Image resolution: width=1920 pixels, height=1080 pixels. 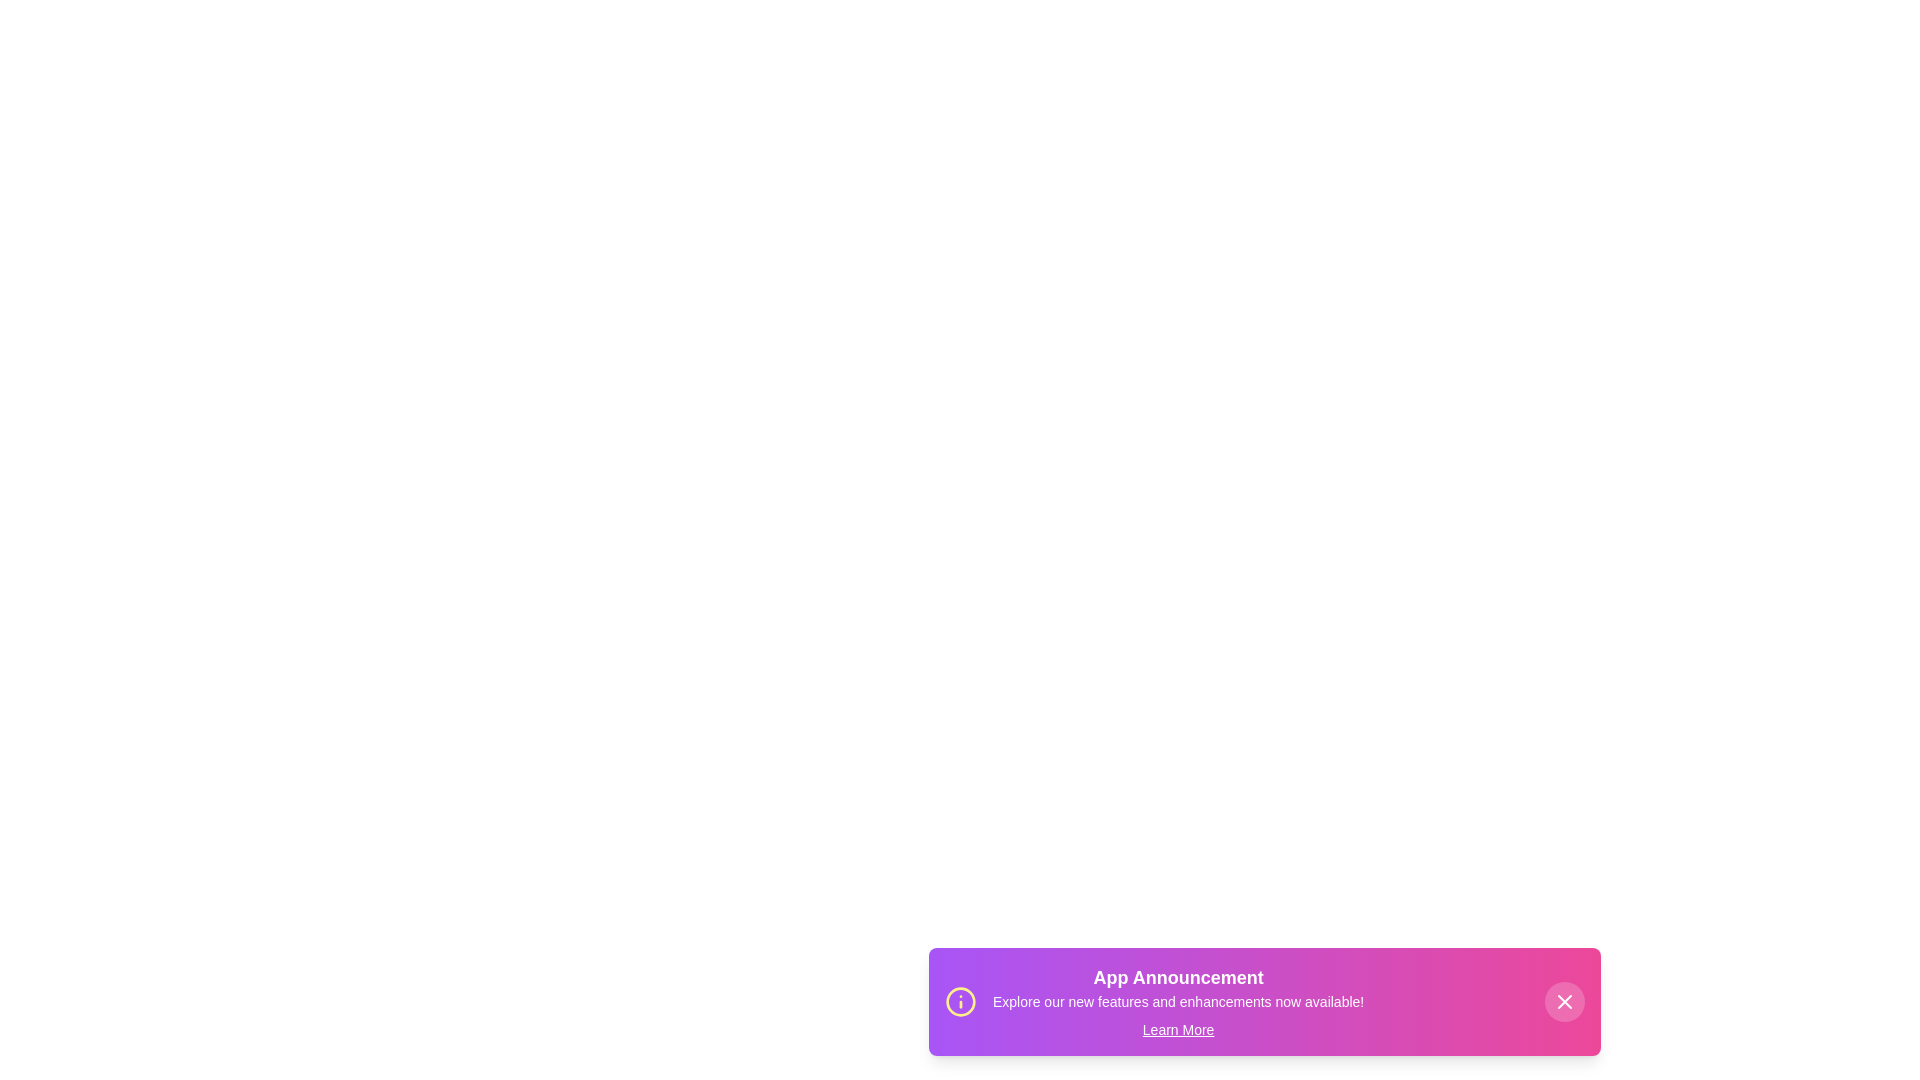 I want to click on the close button to dismiss the snackbar, so click(x=1563, y=1002).